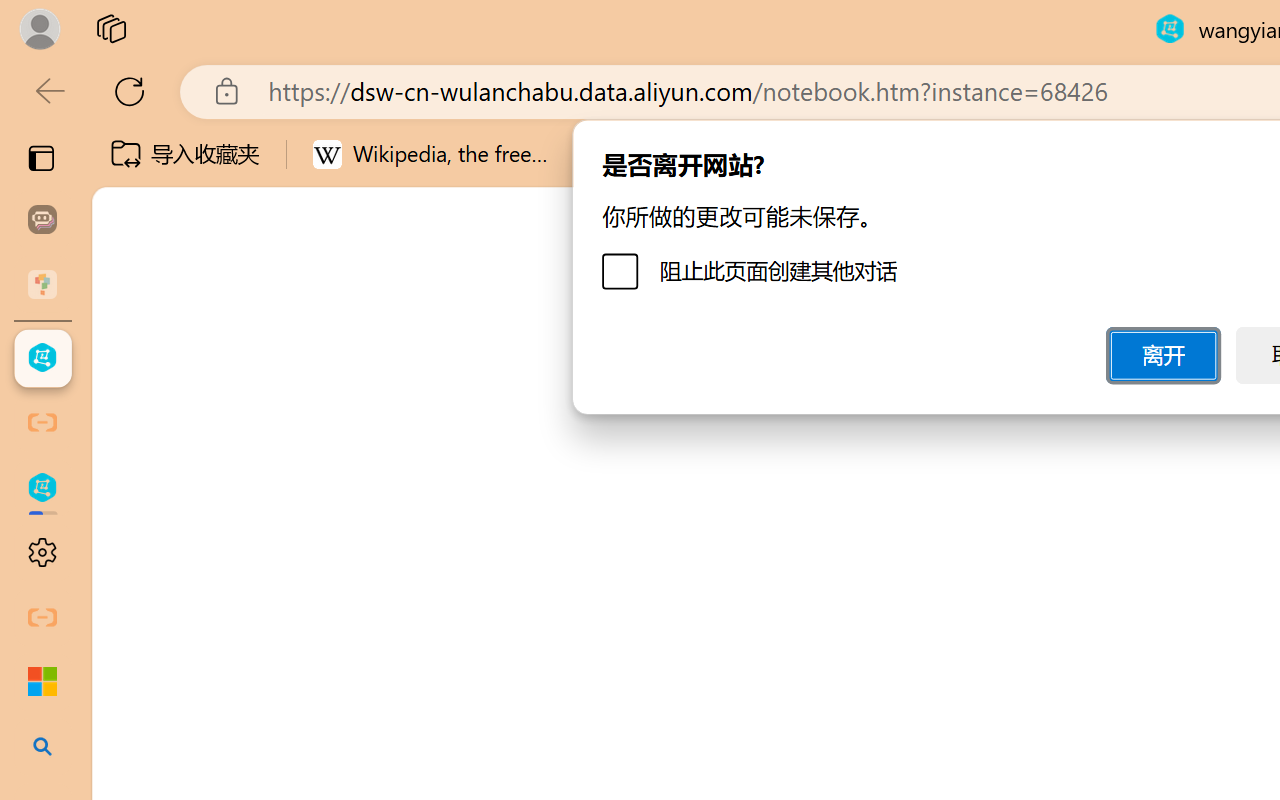  What do you see at coordinates (42, 488) in the screenshot?
I see `'wangyian_webcrawler - DSW'` at bounding box center [42, 488].